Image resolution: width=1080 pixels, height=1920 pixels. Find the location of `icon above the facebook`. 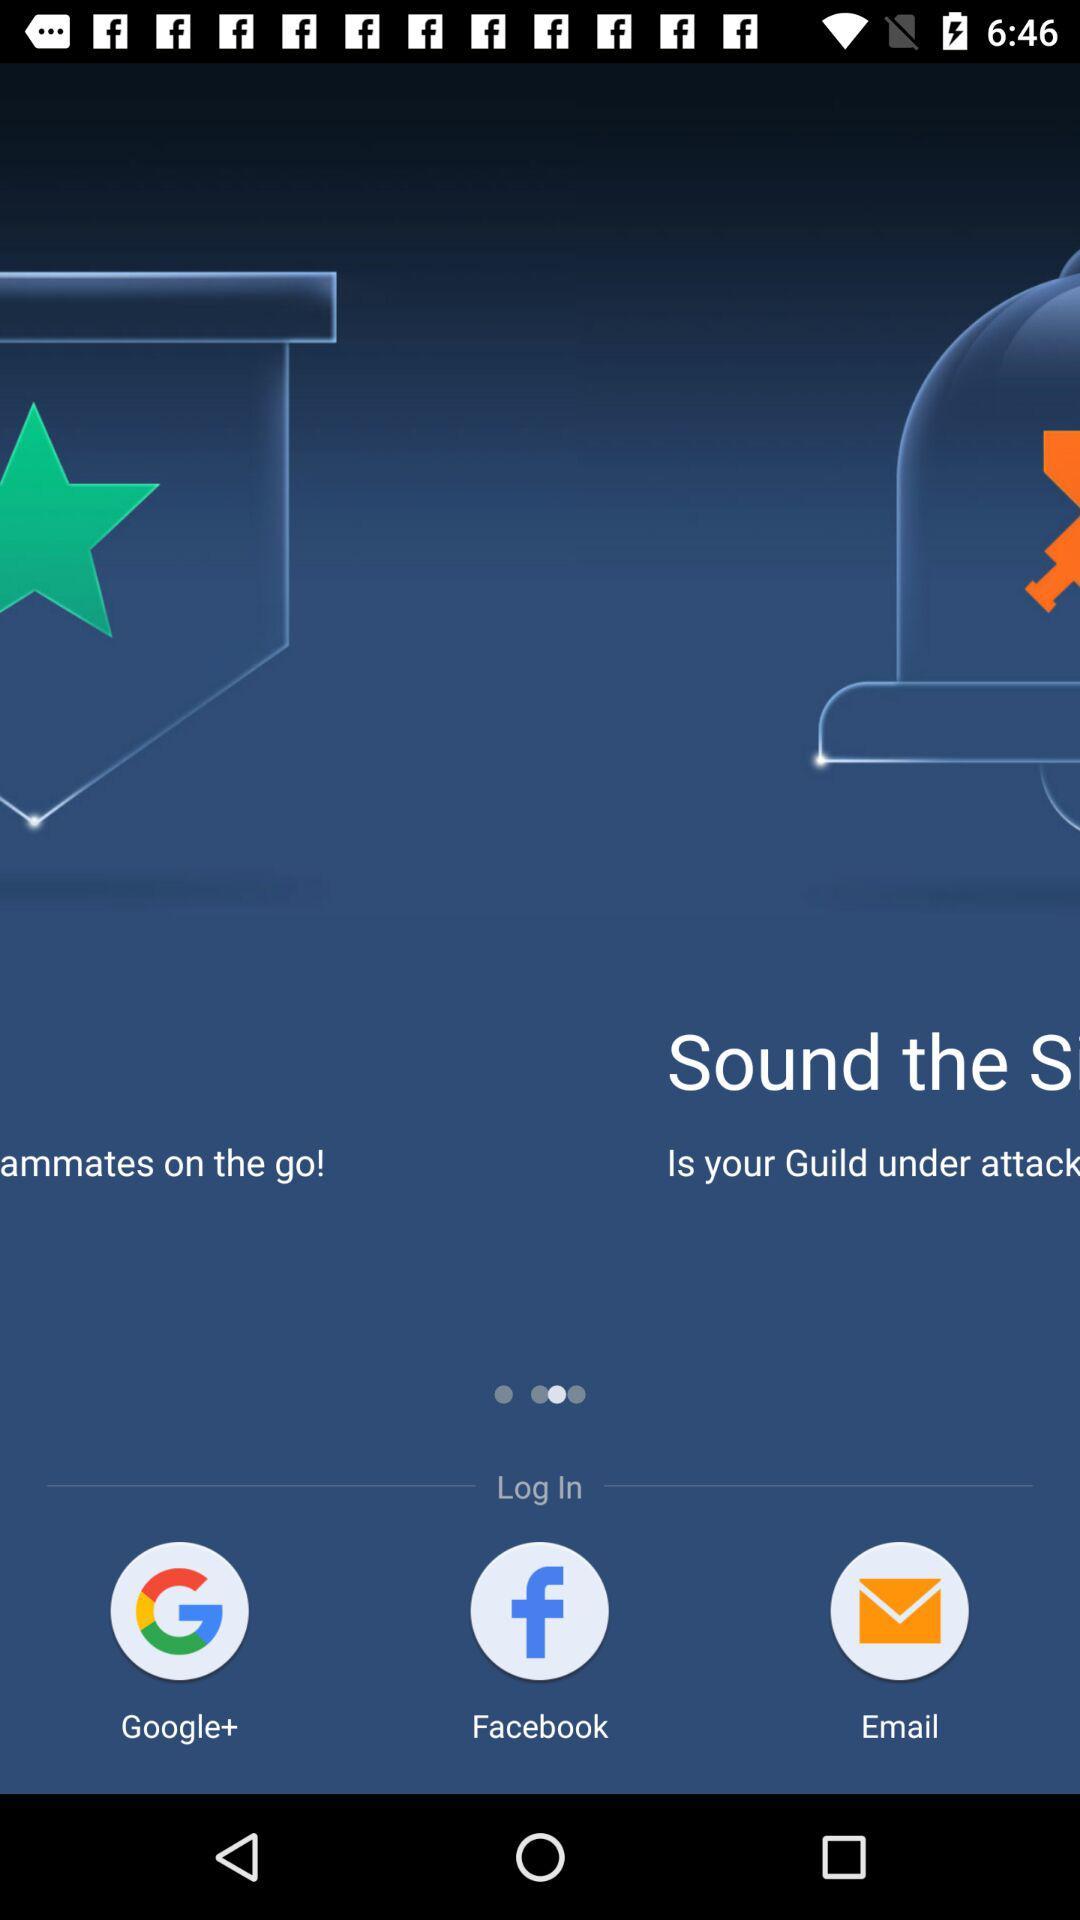

icon above the facebook is located at coordinates (538, 1613).